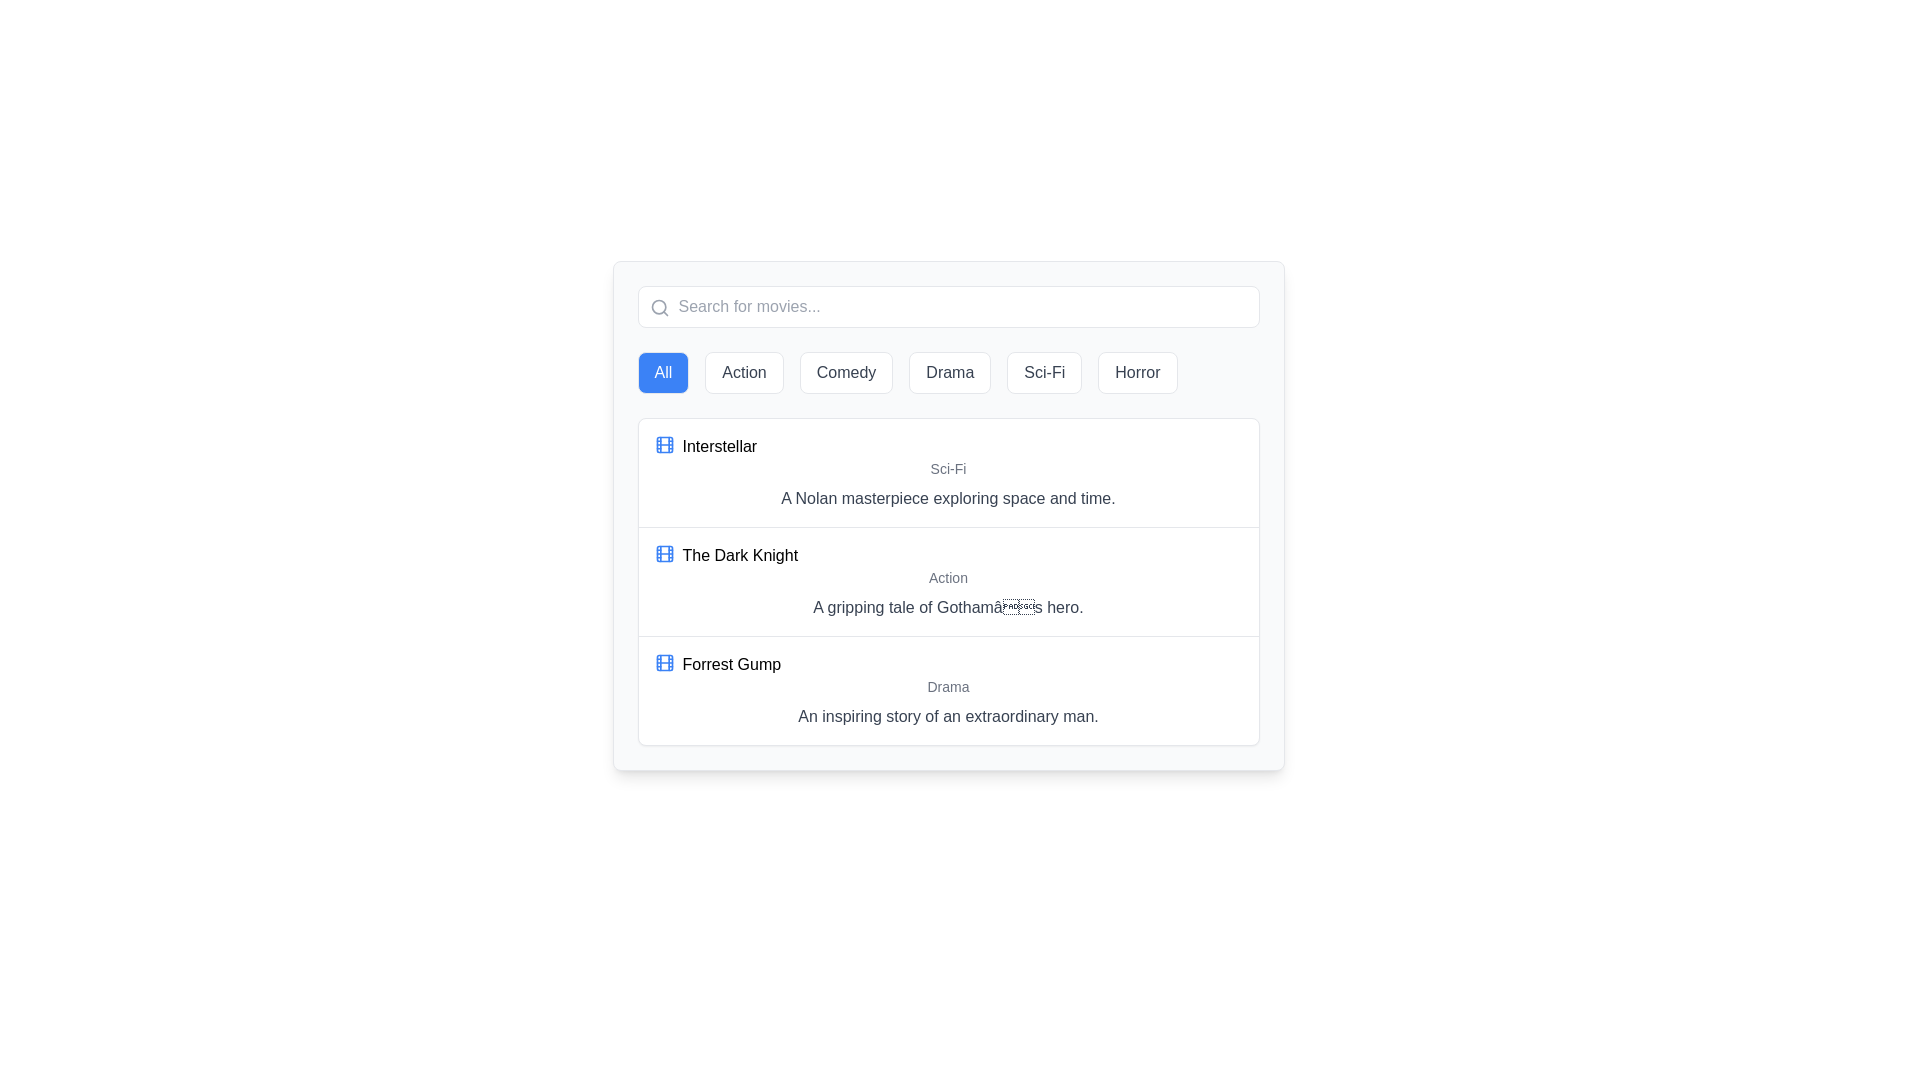  What do you see at coordinates (949, 373) in the screenshot?
I see `the 'Drama' button, which is the fourth button in a horizontal group of six buttons, to trigger hover effects` at bounding box center [949, 373].